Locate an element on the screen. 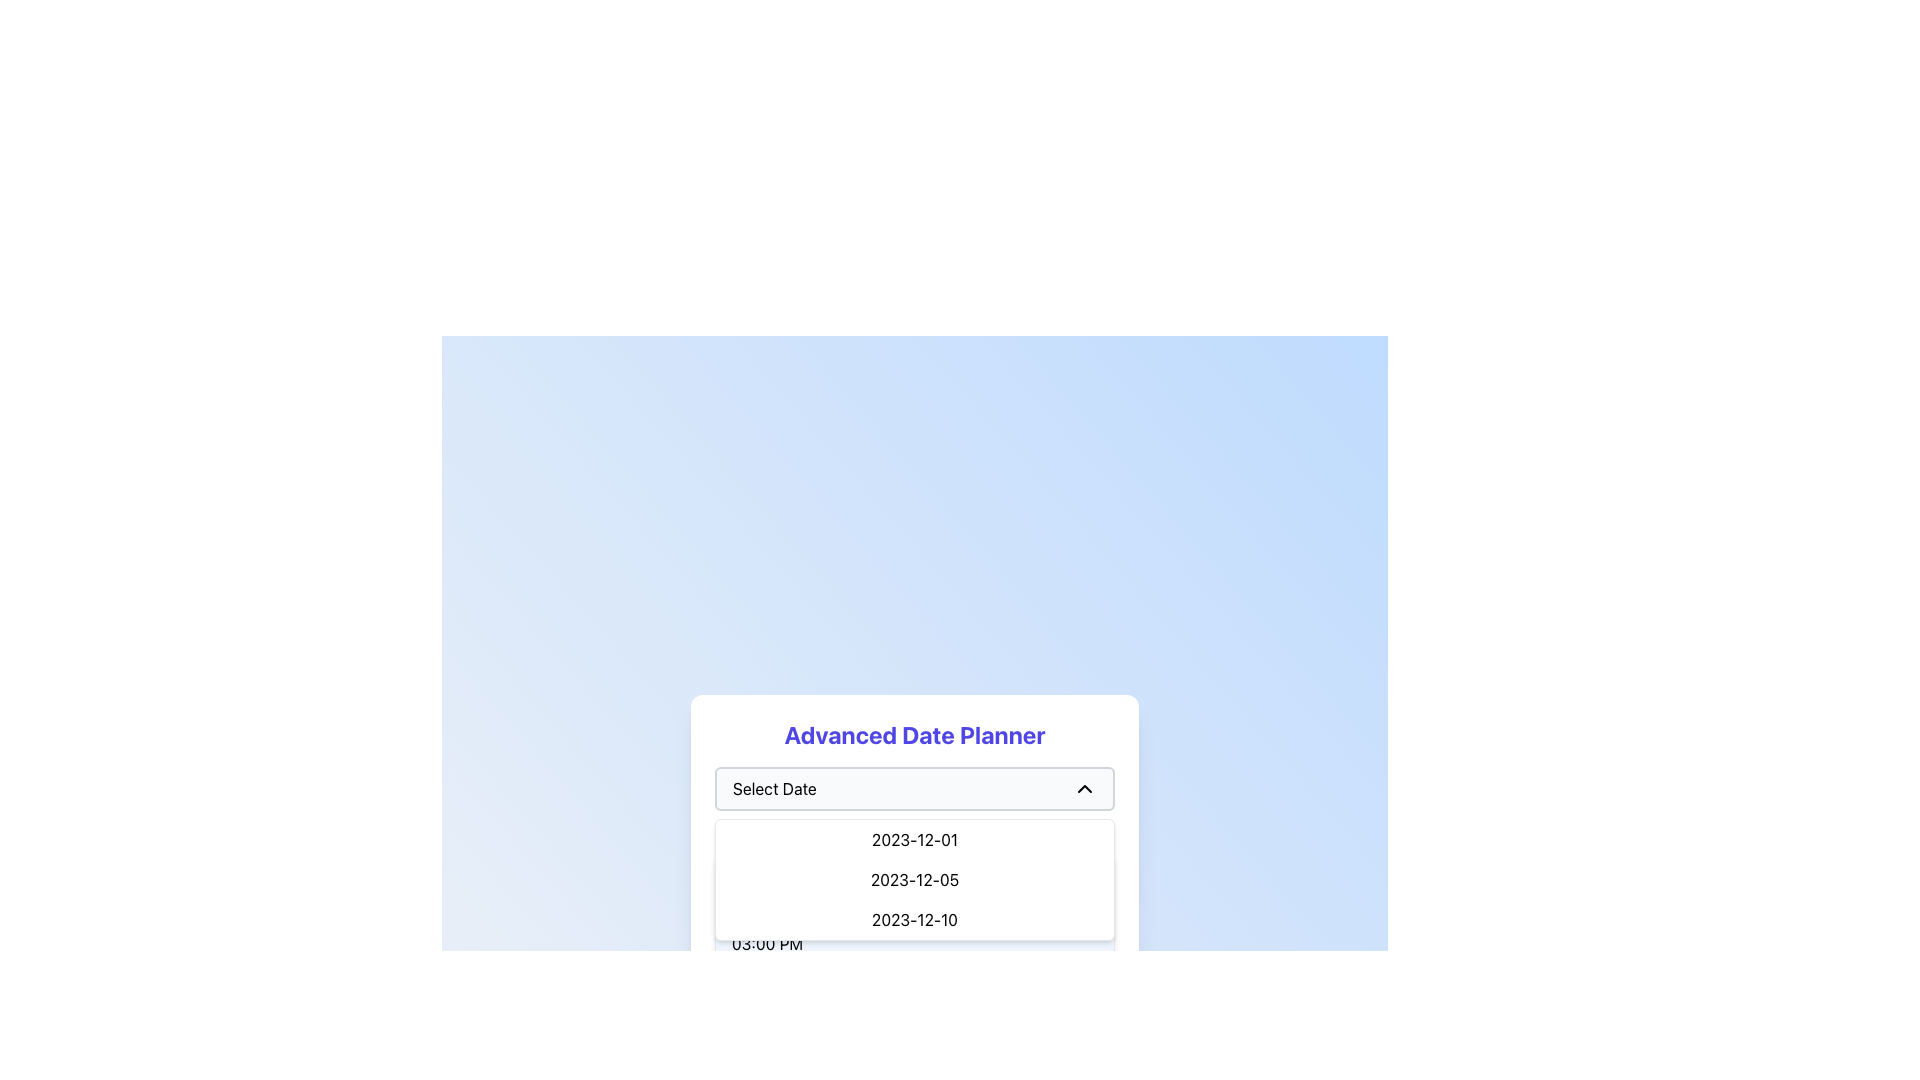 This screenshot has width=1920, height=1080. the selectable date option in the dropdown menu, which is the second item in the list is located at coordinates (914, 878).